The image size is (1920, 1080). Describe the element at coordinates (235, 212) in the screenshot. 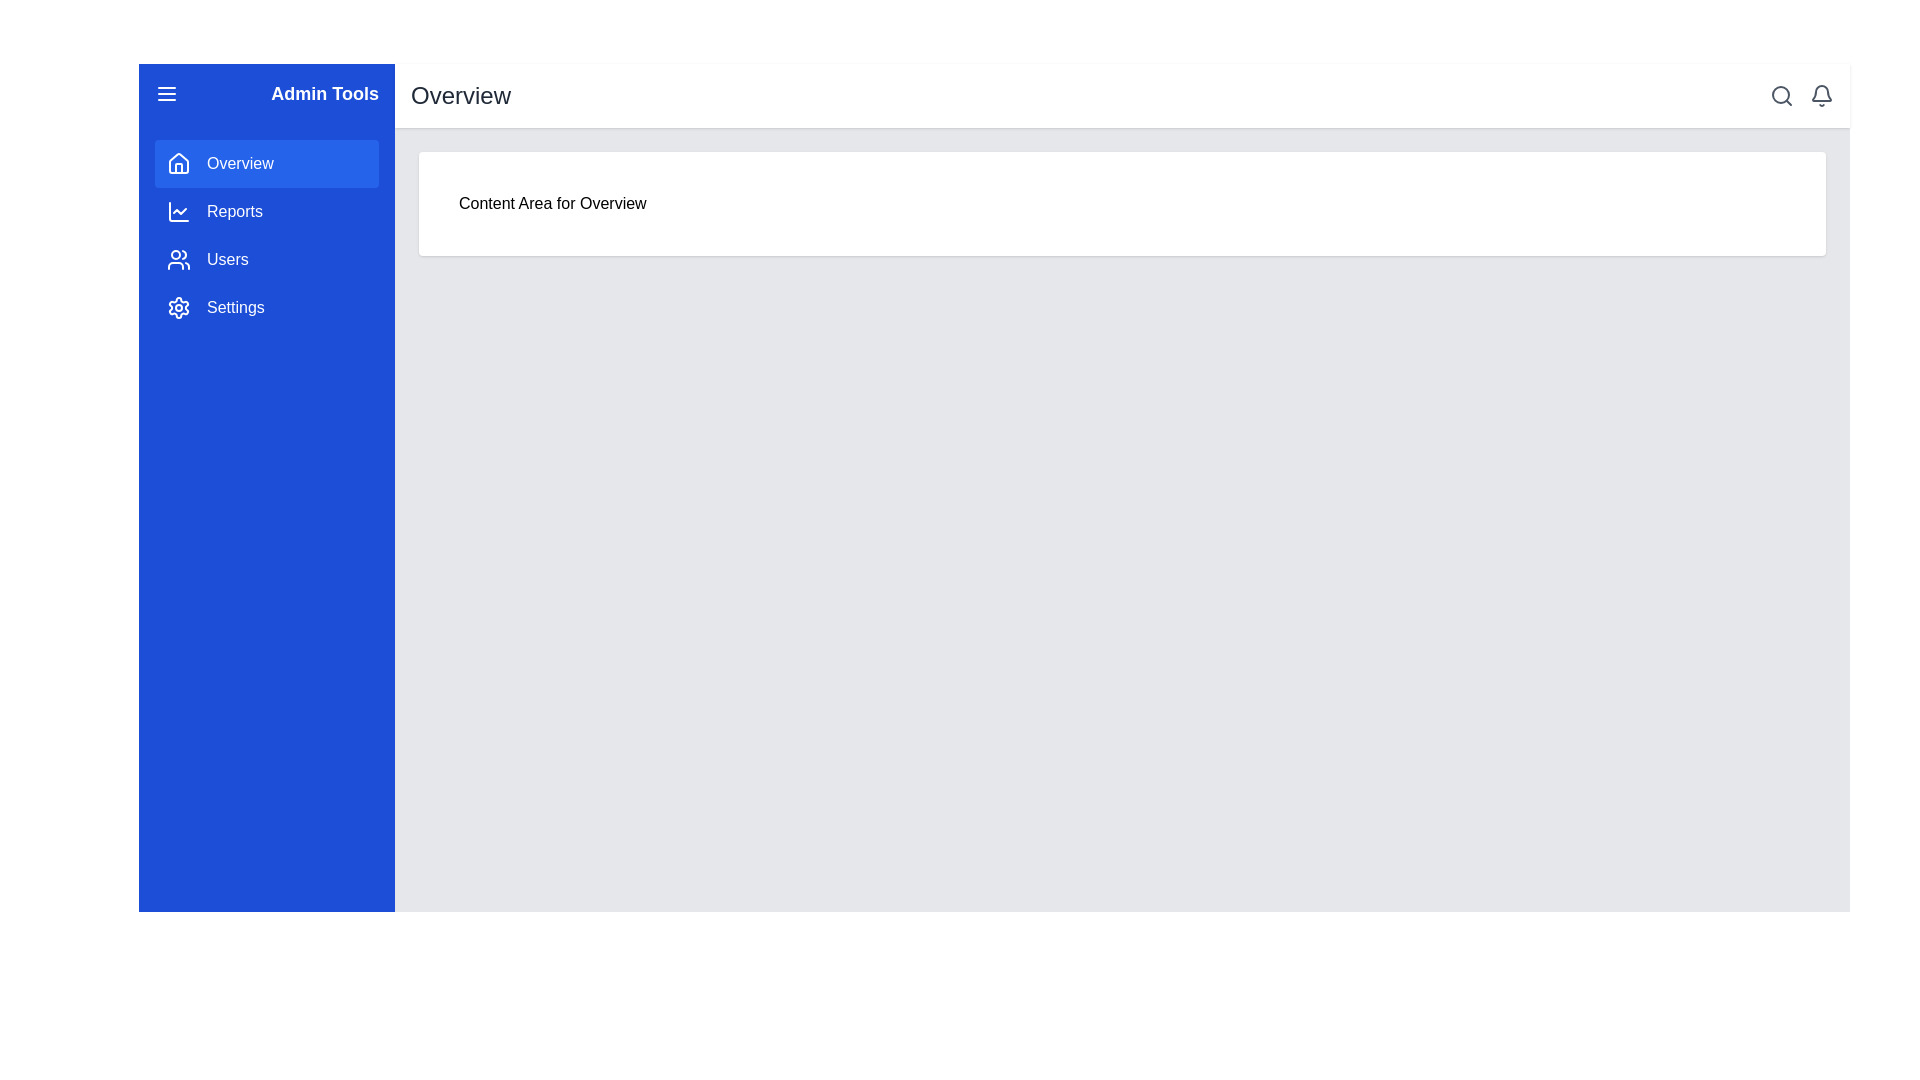

I see `the 'Reports' text label in the vertical navigation menu` at that location.